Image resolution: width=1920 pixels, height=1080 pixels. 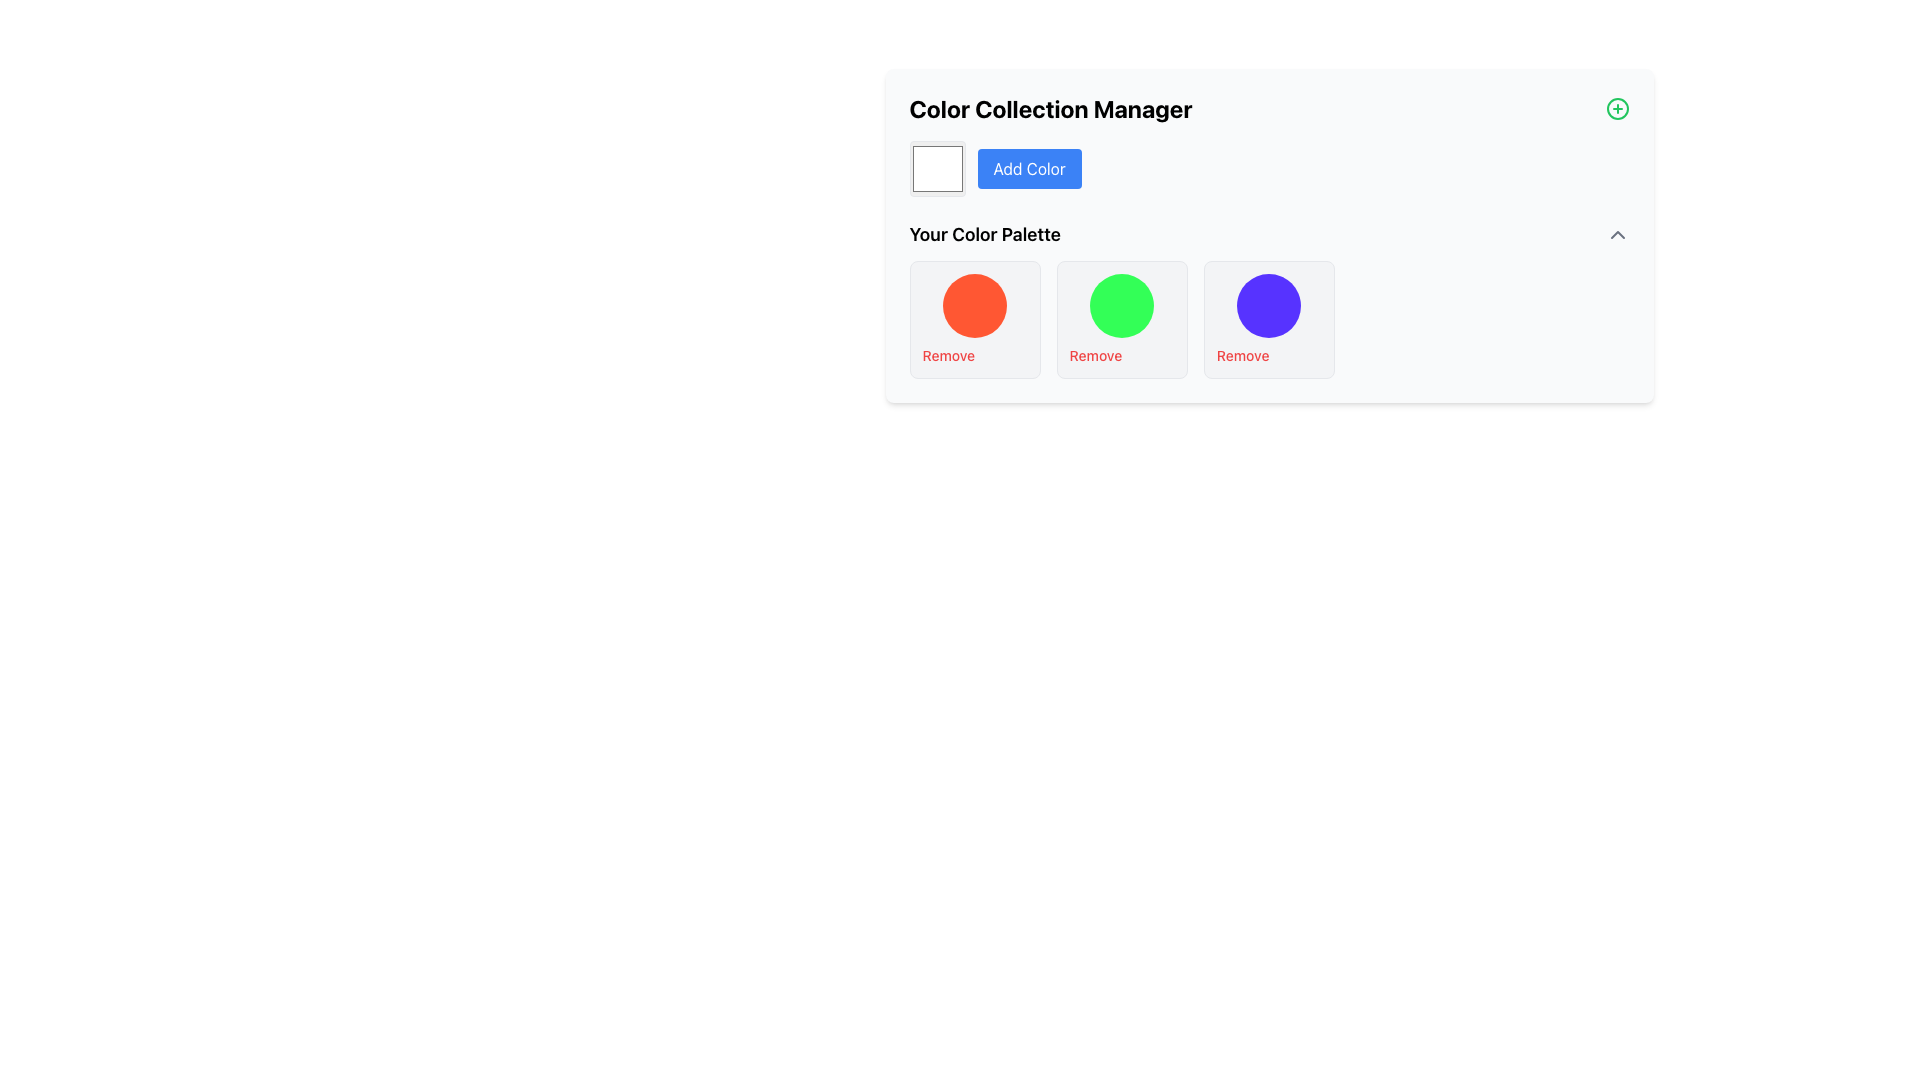 I want to click on the button located at the far-right corner of the header bar labeled 'Color Collection Manager', so click(x=1617, y=108).